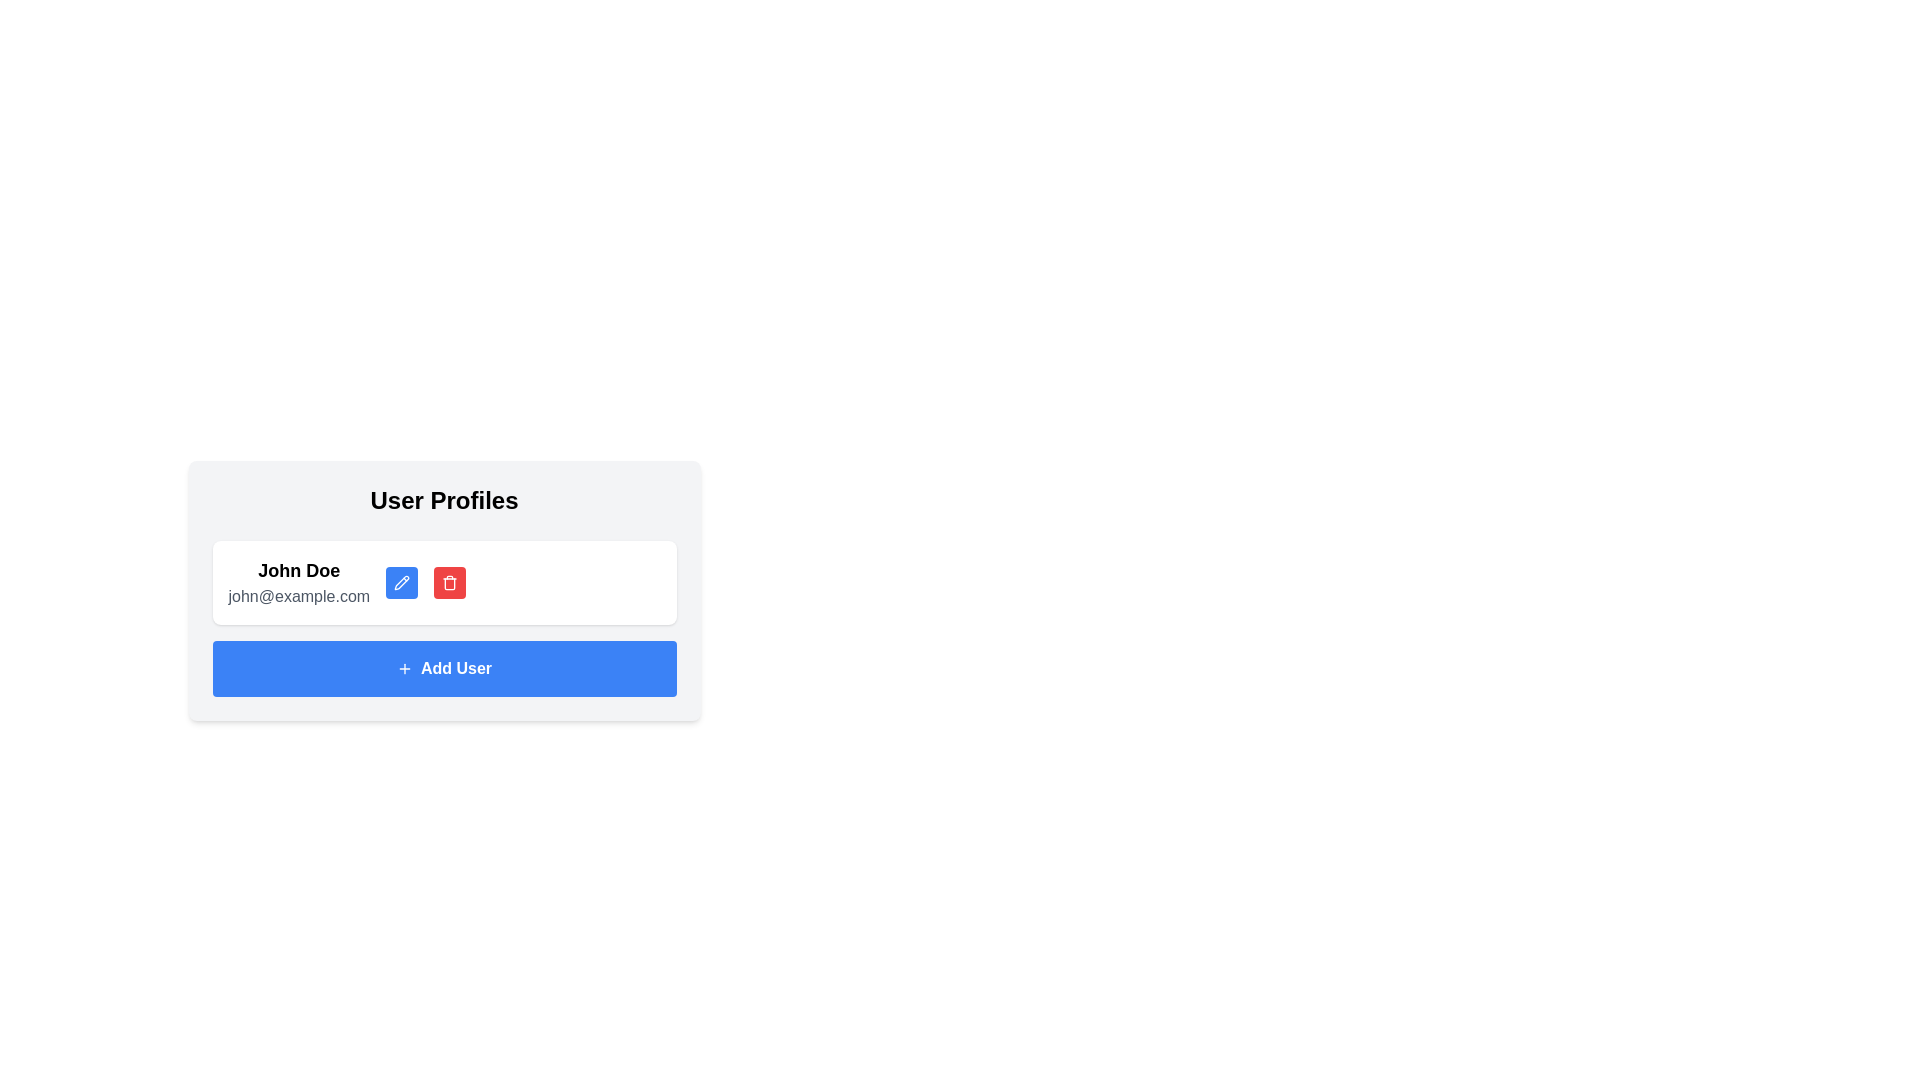 The image size is (1920, 1080). What do you see at coordinates (298, 570) in the screenshot?
I see `the text label displaying 'John Doe', which is bold and located above the email address 'john@example.com' in the profile card` at bounding box center [298, 570].